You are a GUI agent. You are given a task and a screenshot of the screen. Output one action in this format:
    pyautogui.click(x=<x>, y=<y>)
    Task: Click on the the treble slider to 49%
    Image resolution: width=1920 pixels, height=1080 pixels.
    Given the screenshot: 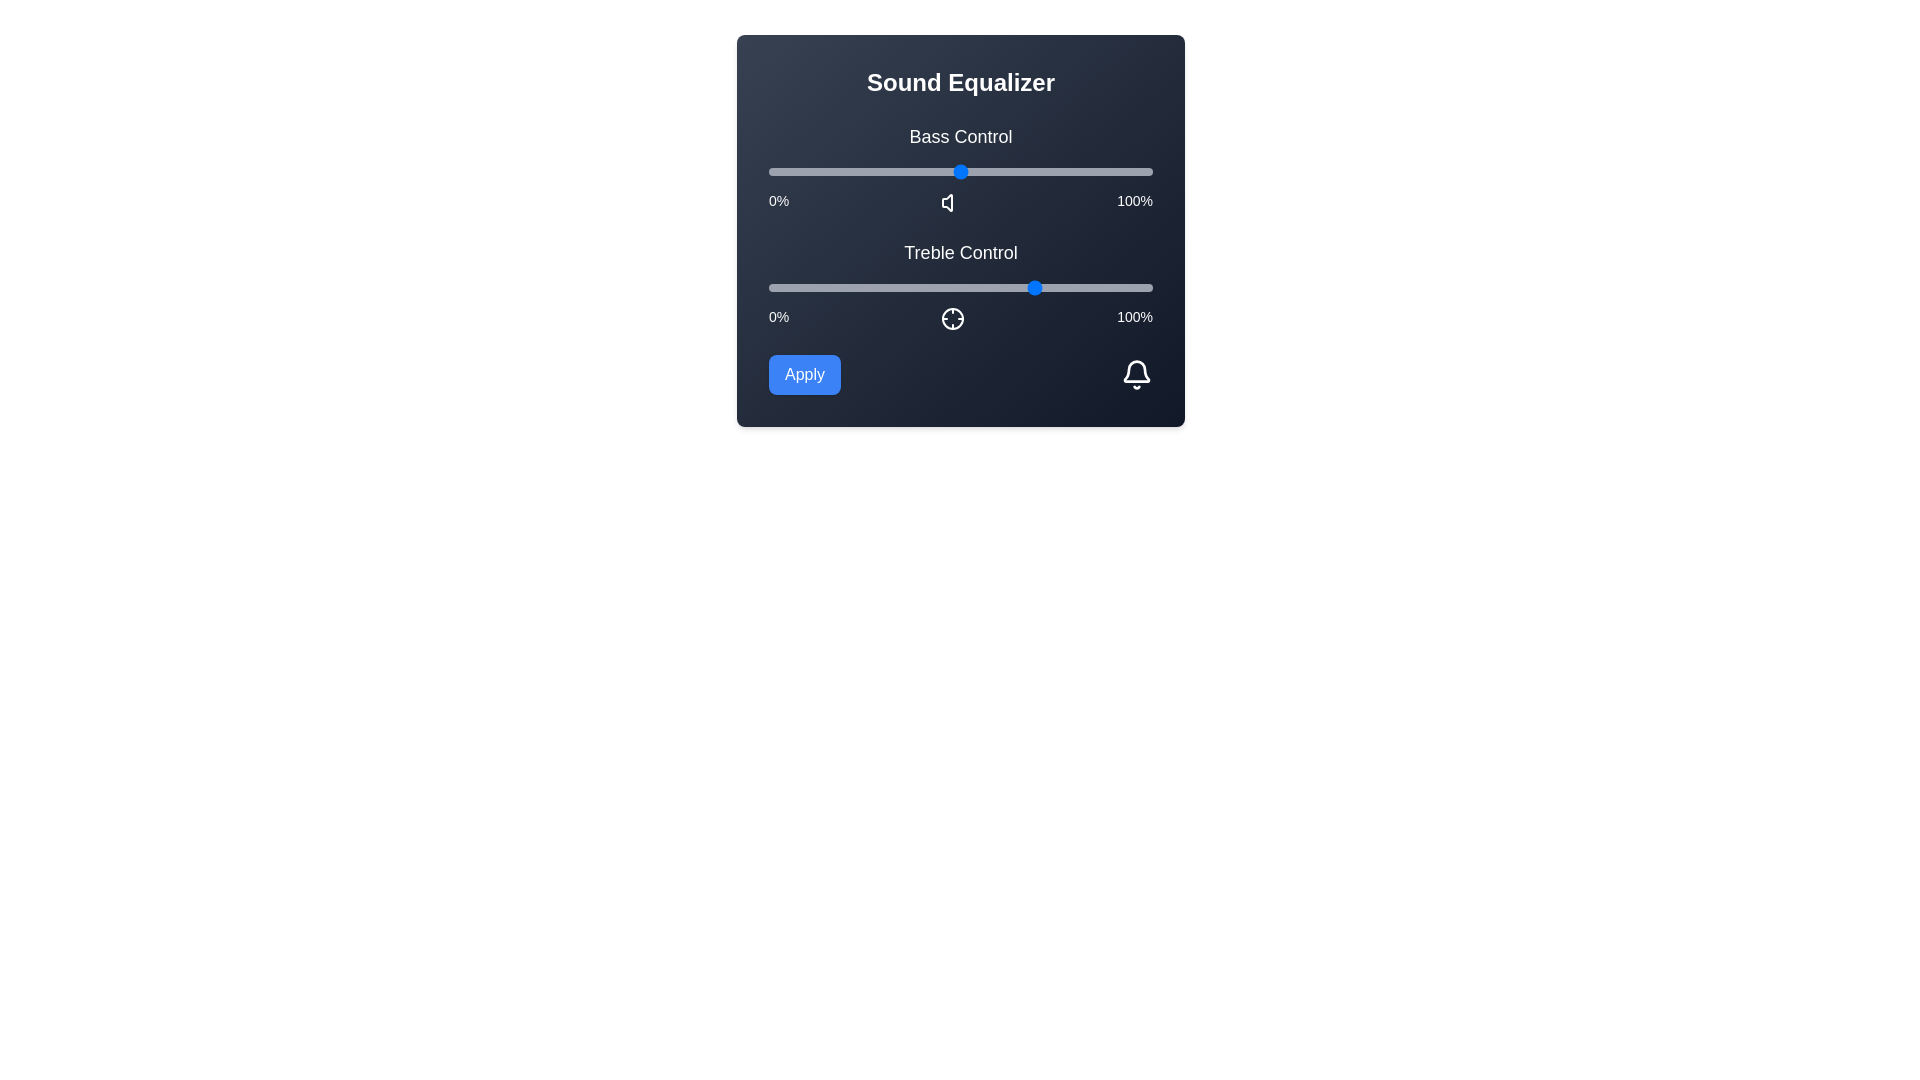 What is the action you would take?
    pyautogui.click(x=956, y=288)
    